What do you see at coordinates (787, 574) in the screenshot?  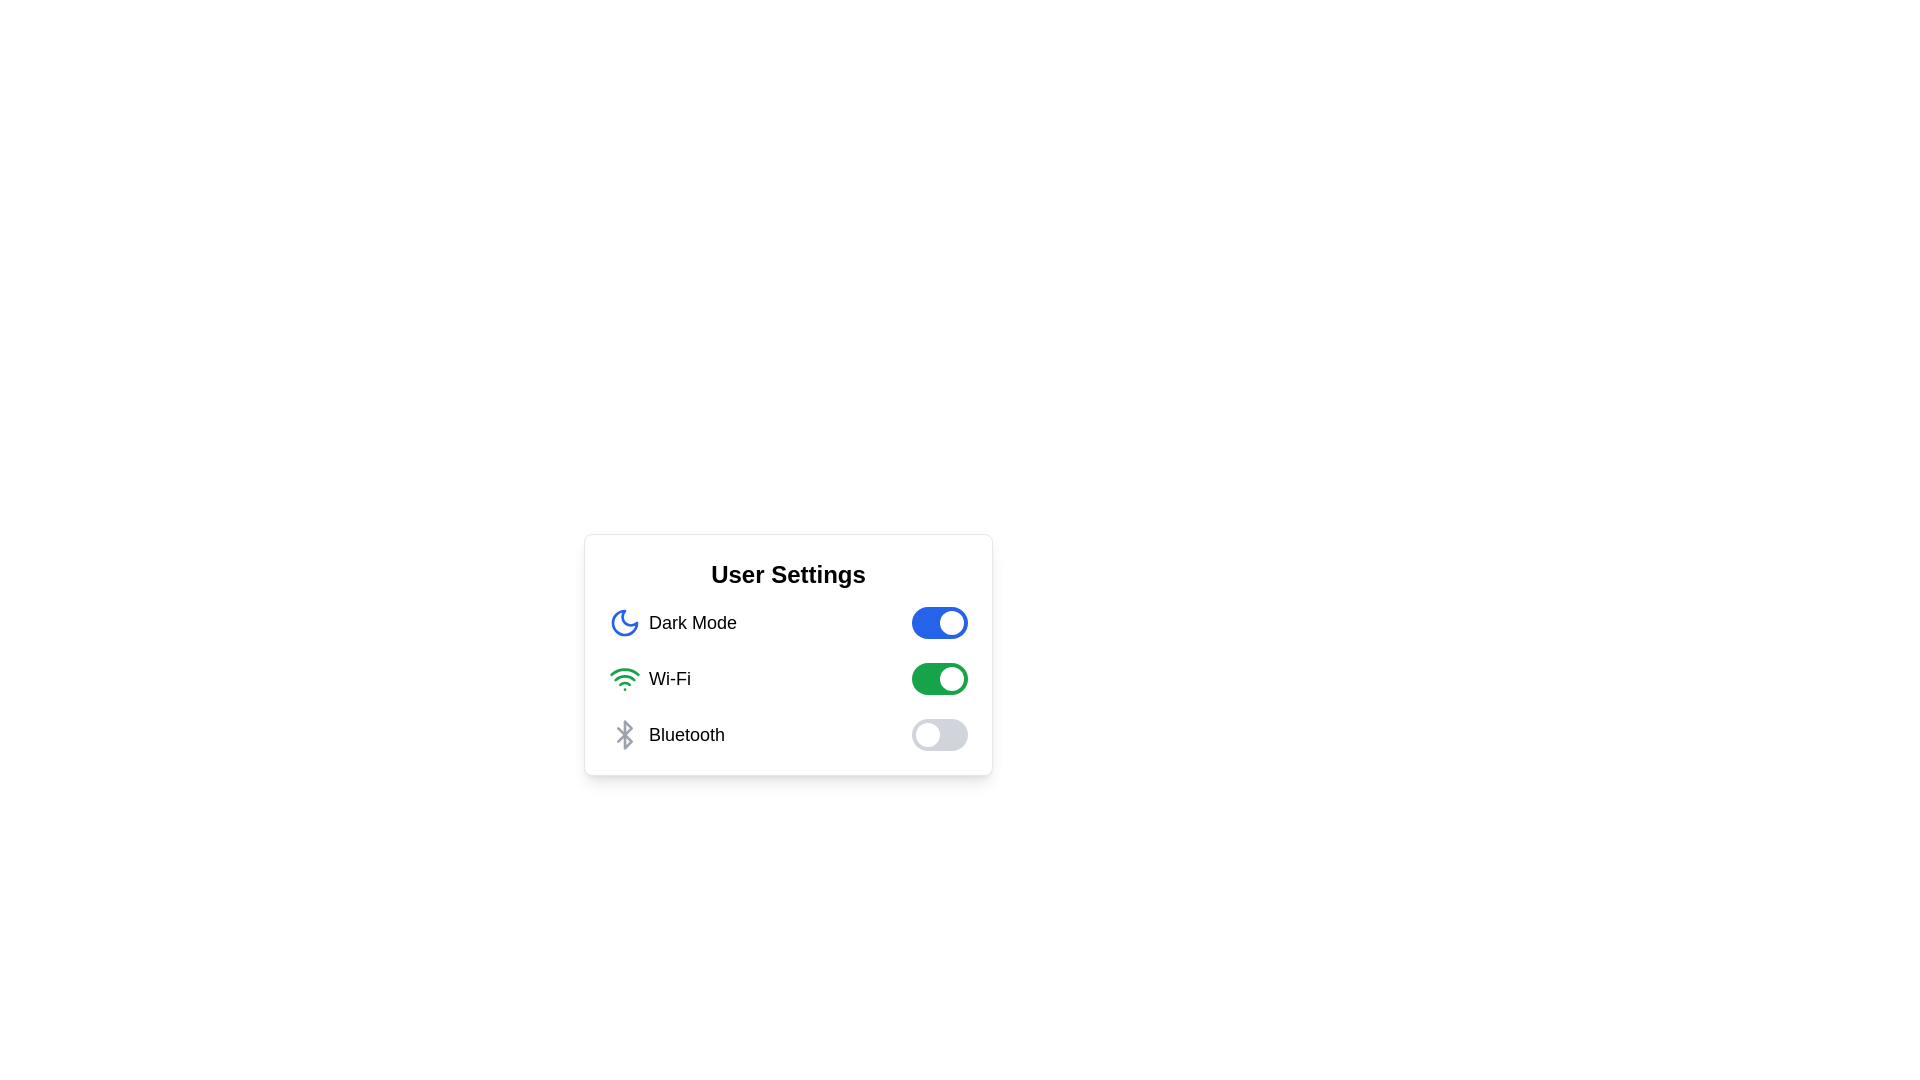 I see `the Text block (header) that indicates the purpose of the group of settings including 'Dark Mode', 'Wi-Fi', and 'Bluetooth'` at bounding box center [787, 574].